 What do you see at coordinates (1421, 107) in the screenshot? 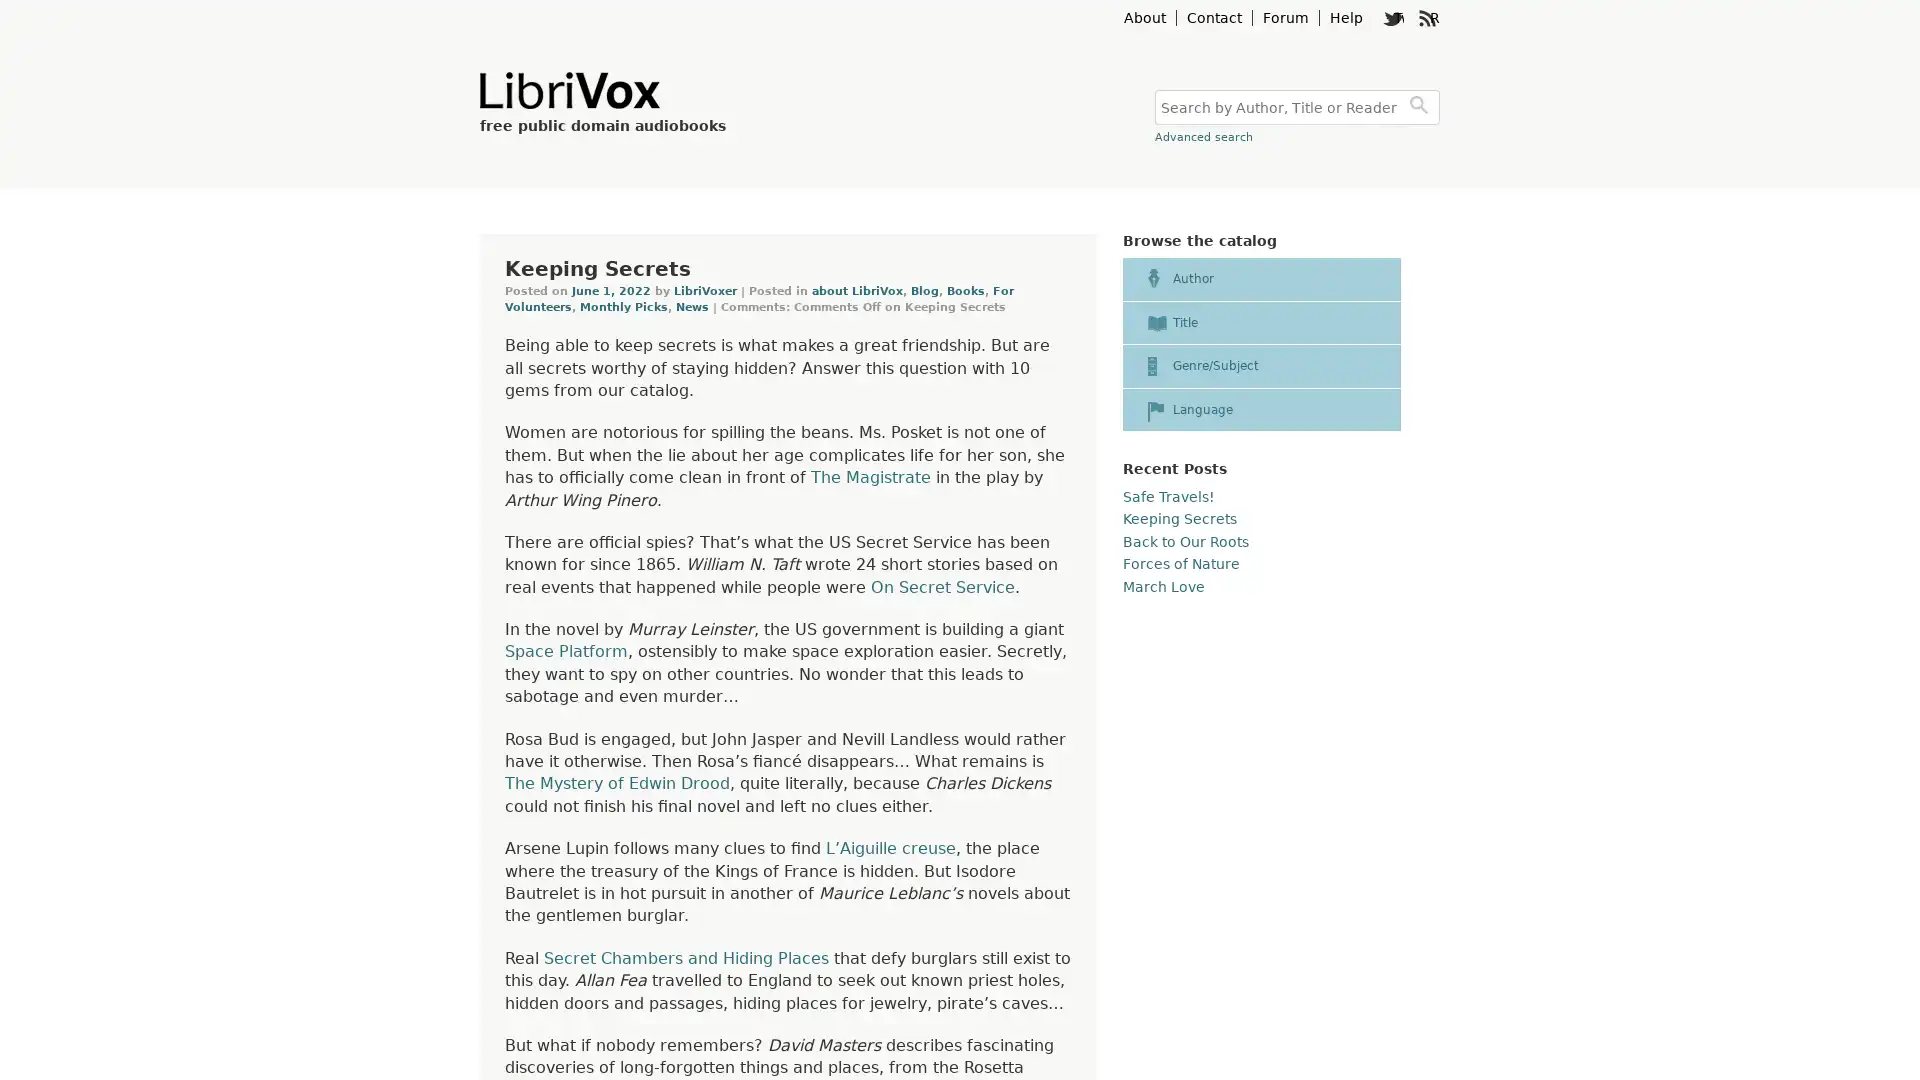
I see `Search` at bounding box center [1421, 107].